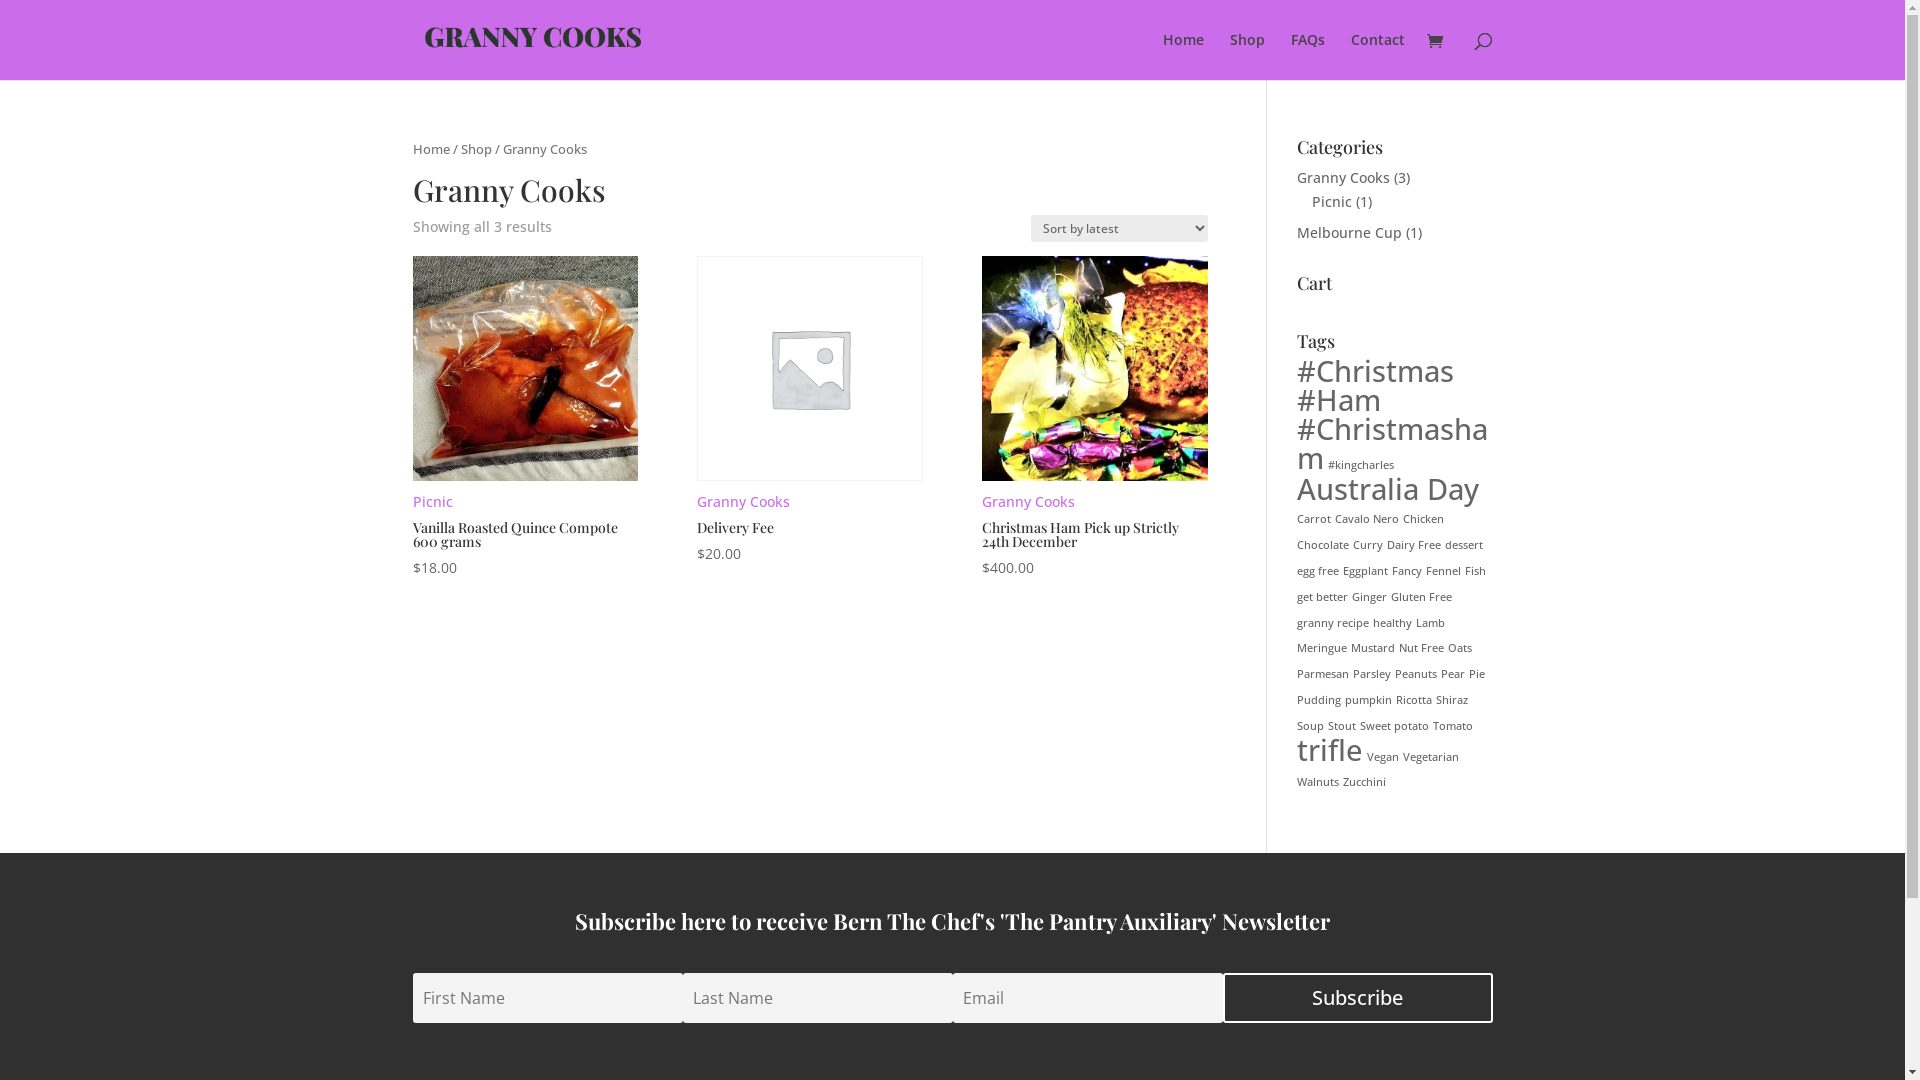 The width and height of the screenshot is (1920, 1080). What do you see at coordinates (429, 148) in the screenshot?
I see `'Home'` at bounding box center [429, 148].